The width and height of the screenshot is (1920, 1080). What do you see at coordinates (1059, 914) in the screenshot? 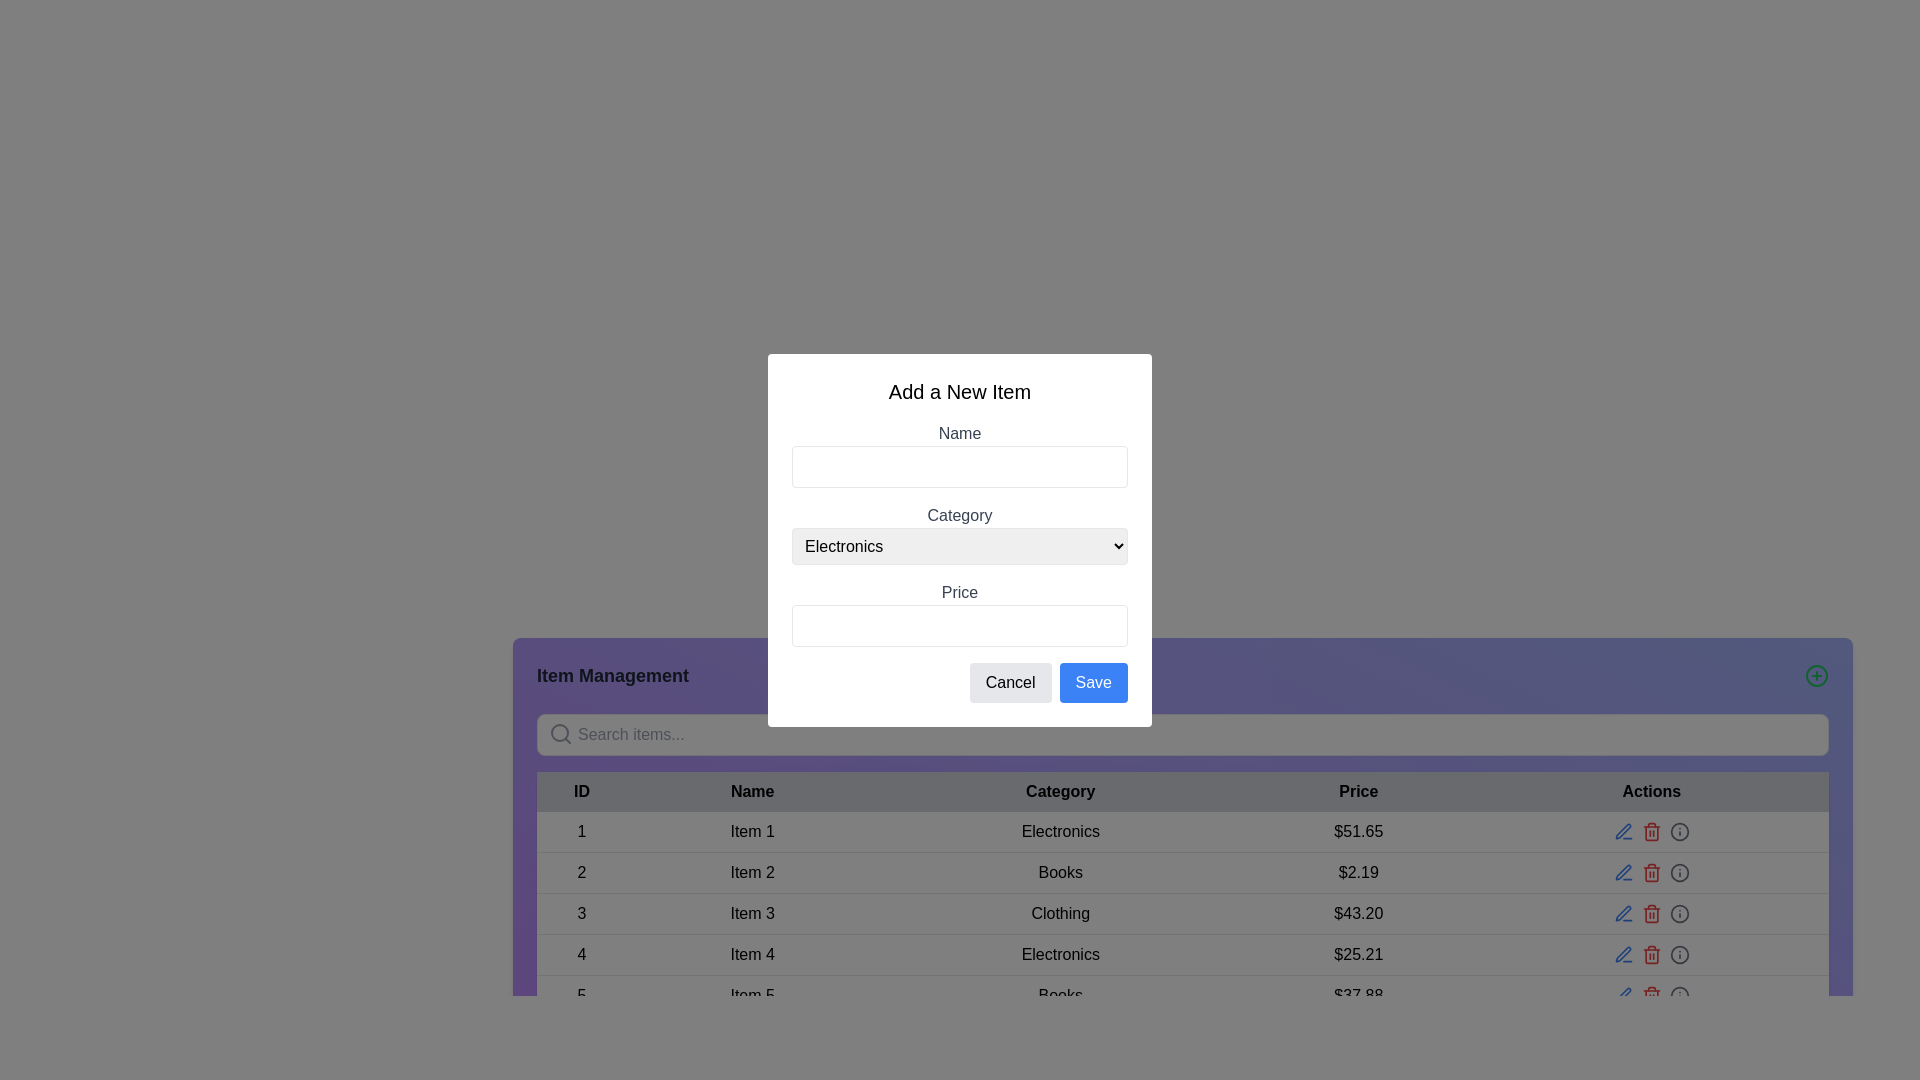
I see `text content of the 'Clothing' text label located in the third row of the table under the 'Category' column` at bounding box center [1059, 914].